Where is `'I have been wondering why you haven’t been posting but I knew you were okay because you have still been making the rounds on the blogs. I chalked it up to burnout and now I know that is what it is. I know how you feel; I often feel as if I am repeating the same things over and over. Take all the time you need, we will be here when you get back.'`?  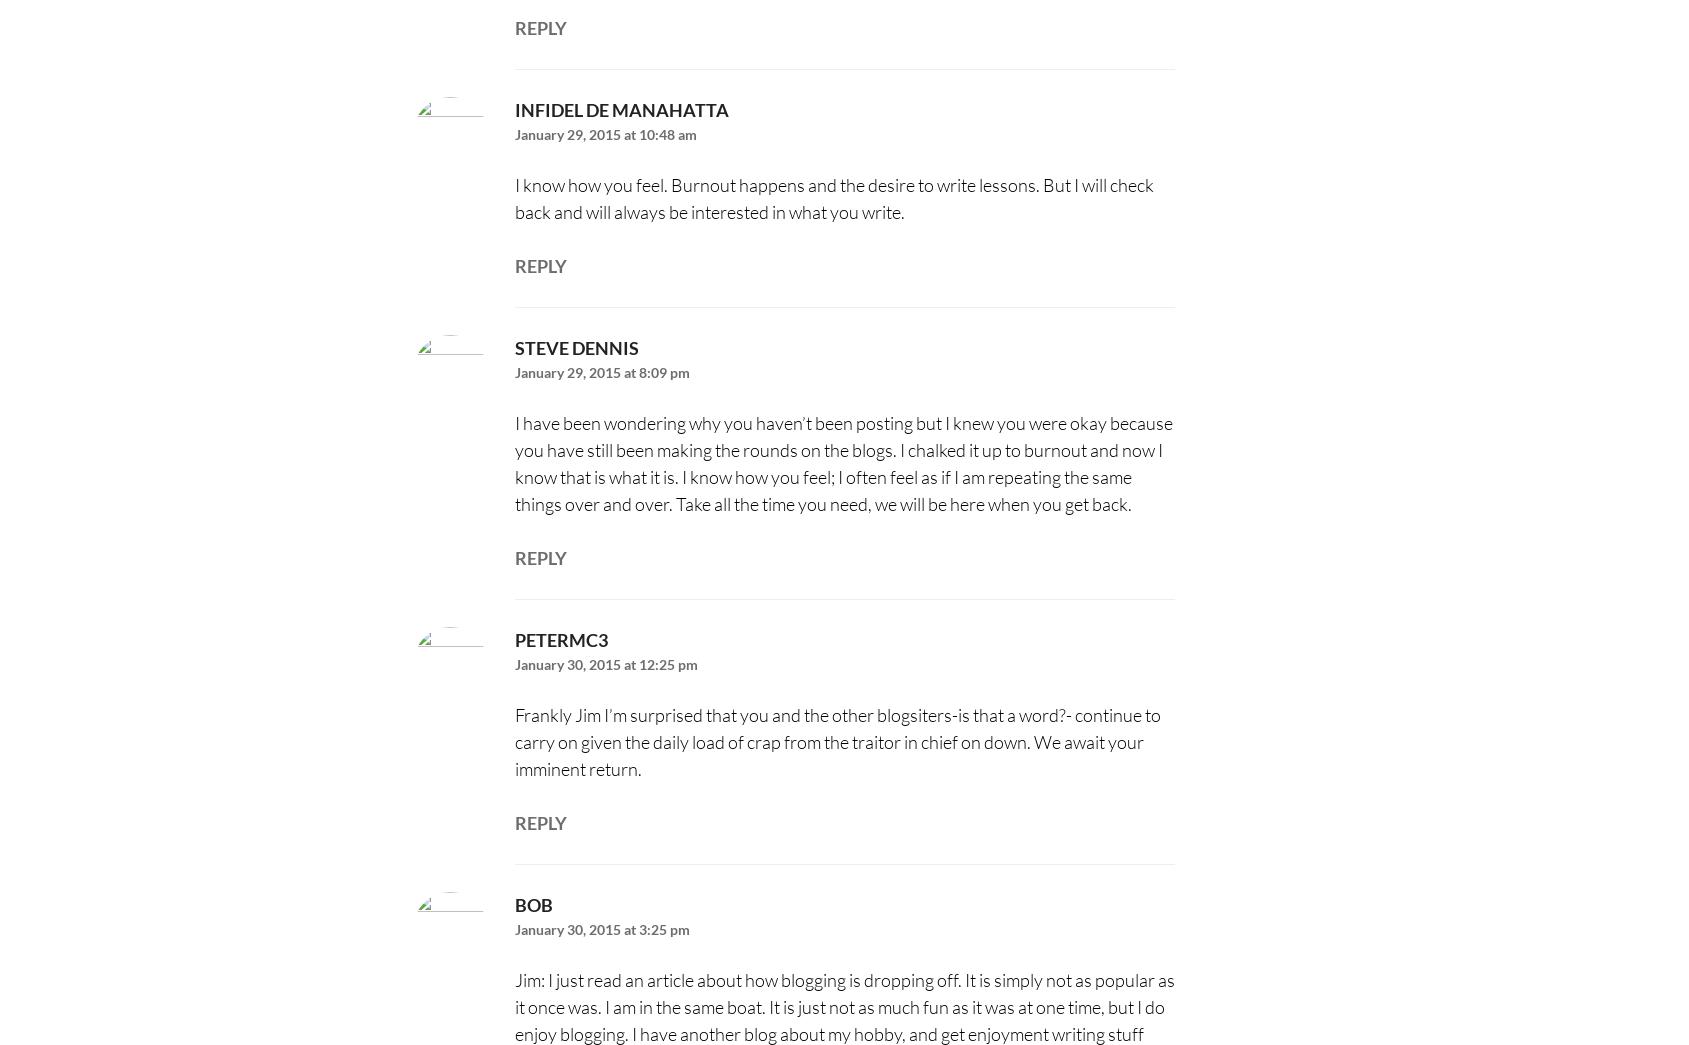 'I have been wondering why you haven’t been posting but I knew you were okay because you have still been making the rounds on the blogs. I chalked it up to burnout and now I know that is what it is. I know how you feel; I often feel as if I am repeating the same things over and over. Take all the time you need, we will be here when you get back.' is located at coordinates (841, 463).